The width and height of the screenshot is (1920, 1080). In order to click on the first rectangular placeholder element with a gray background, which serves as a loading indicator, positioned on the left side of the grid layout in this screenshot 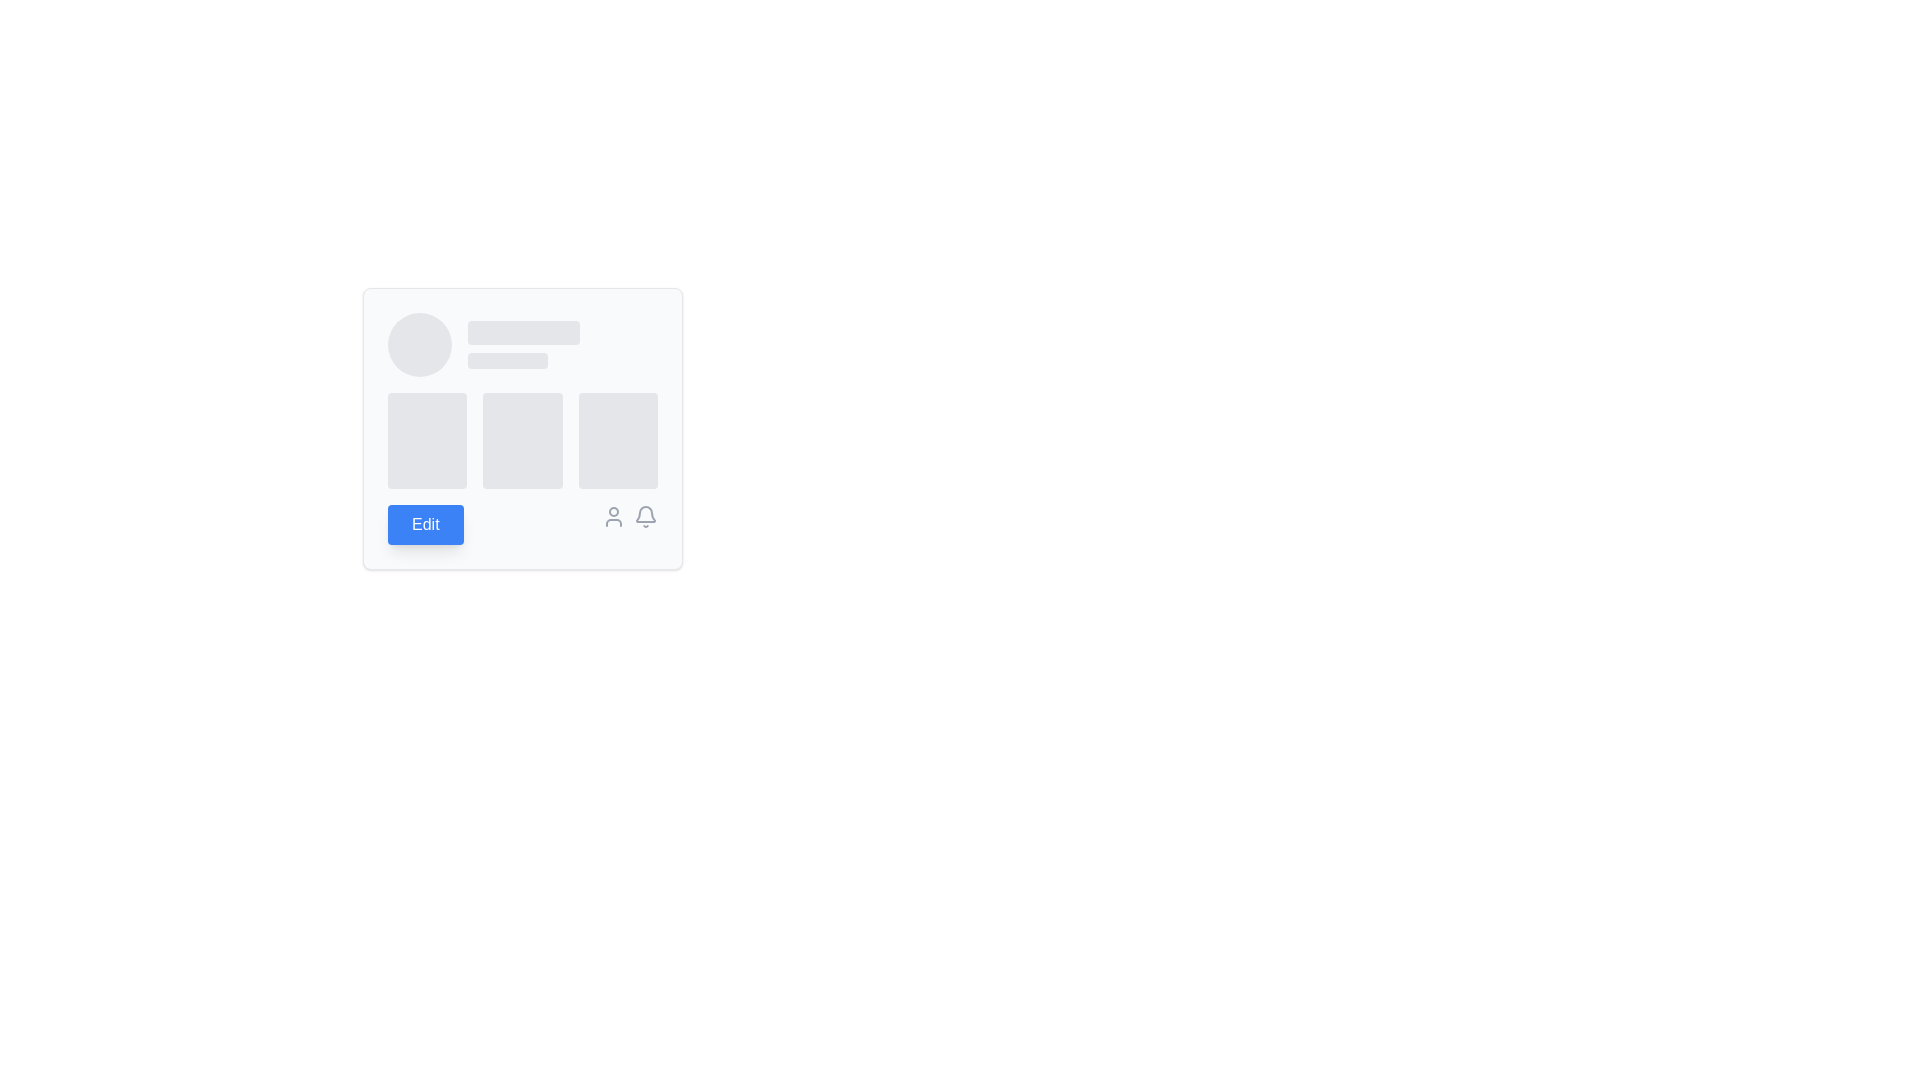, I will do `click(426, 439)`.